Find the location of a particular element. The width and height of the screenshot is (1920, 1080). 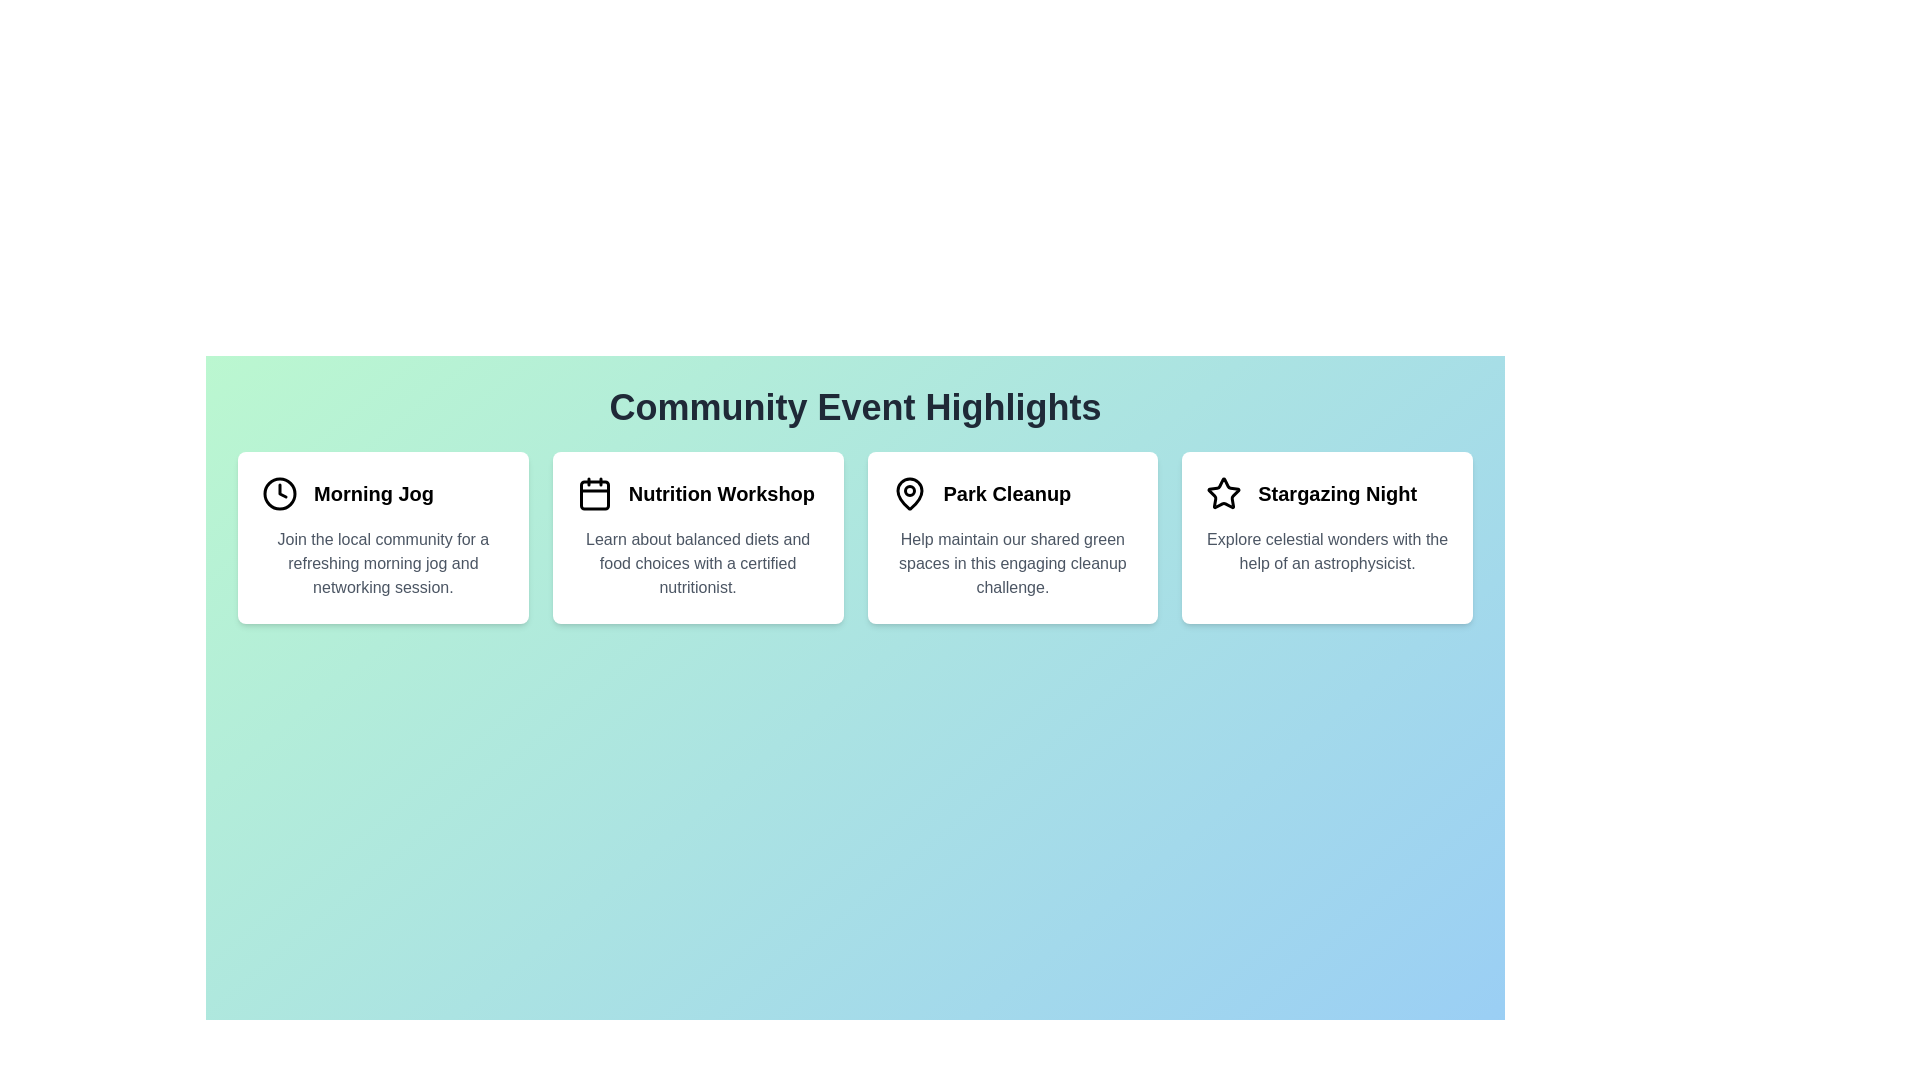

the text element that reads 'Learn about balanced diets and food choices with a certified nutritionist.' which is styled in gray and located beneath the 'Nutrition Workshop' heading within the Nutrition Workshop card is located at coordinates (698, 563).